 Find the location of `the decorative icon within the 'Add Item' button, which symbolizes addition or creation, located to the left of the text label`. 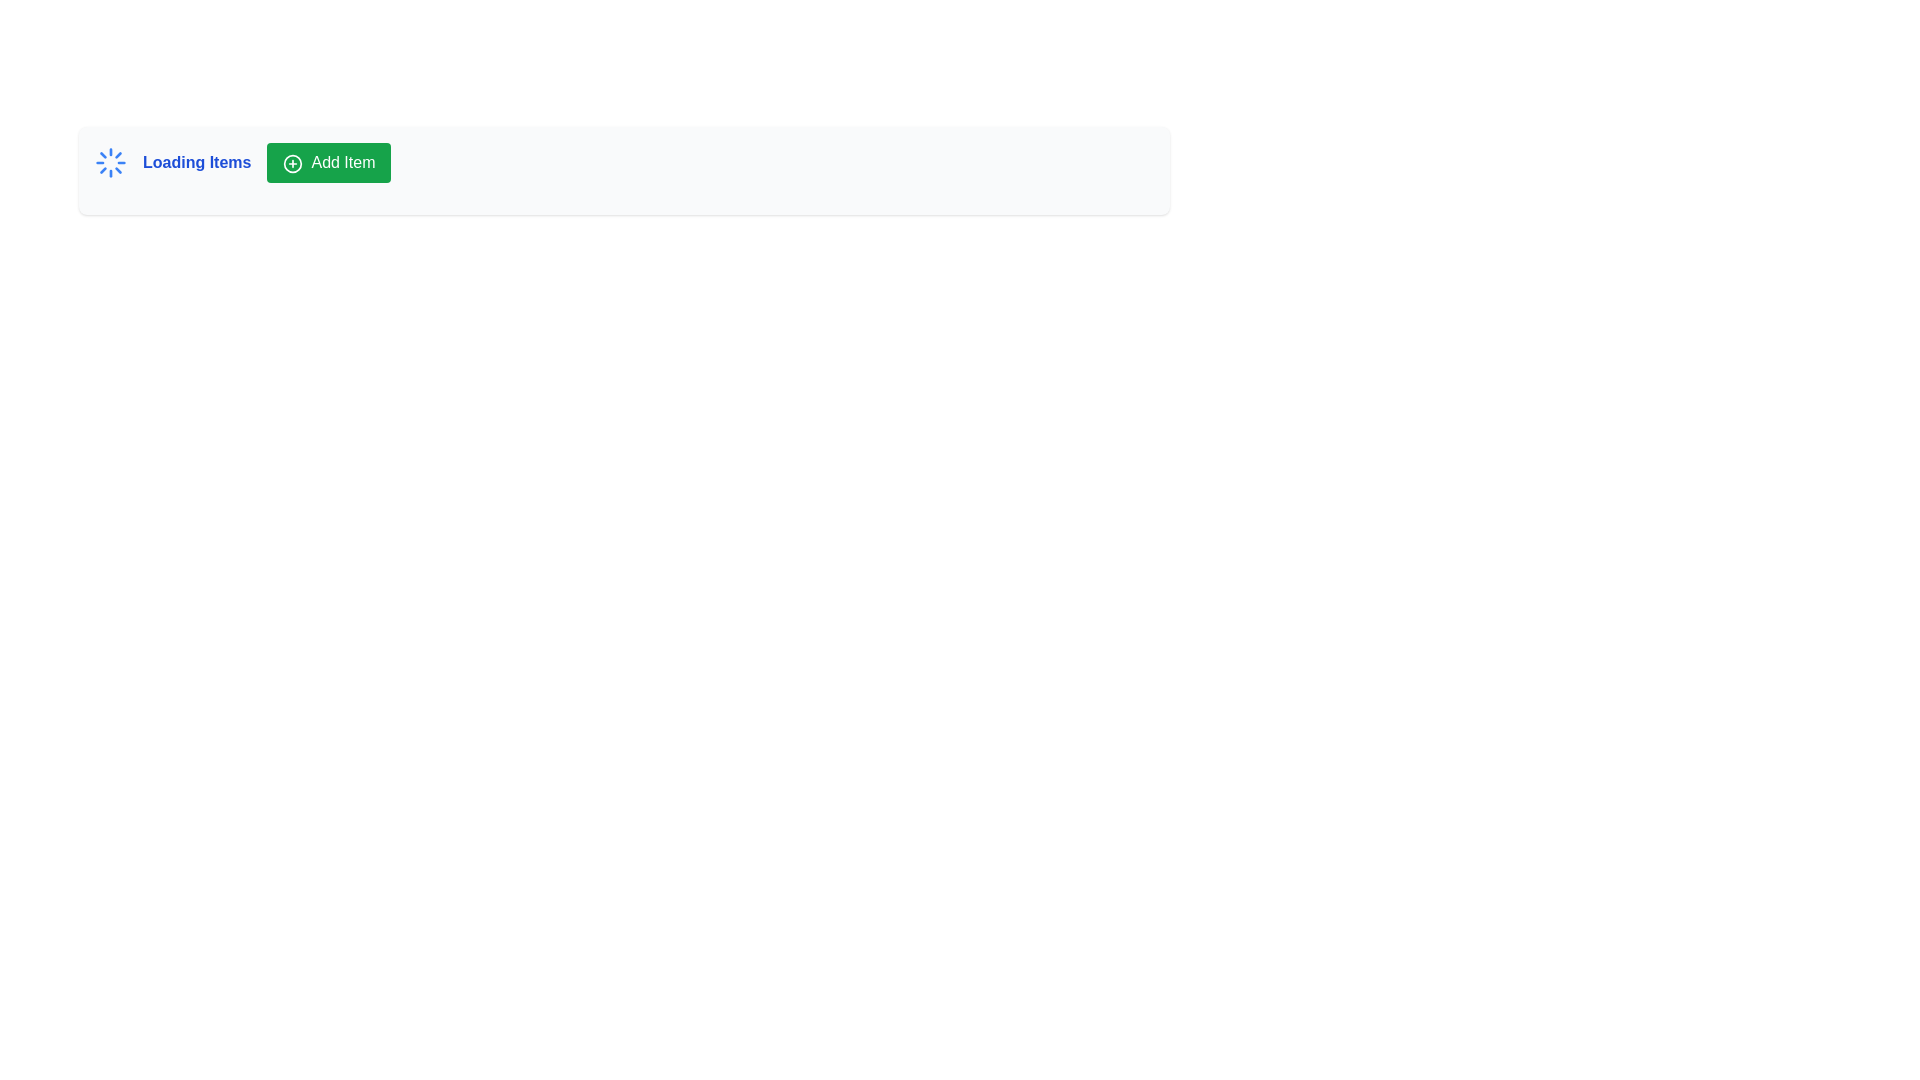

the decorative icon within the 'Add Item' button, which symbolizes addition or creation, located to the left of the text label is located at coordinates (292, 162).